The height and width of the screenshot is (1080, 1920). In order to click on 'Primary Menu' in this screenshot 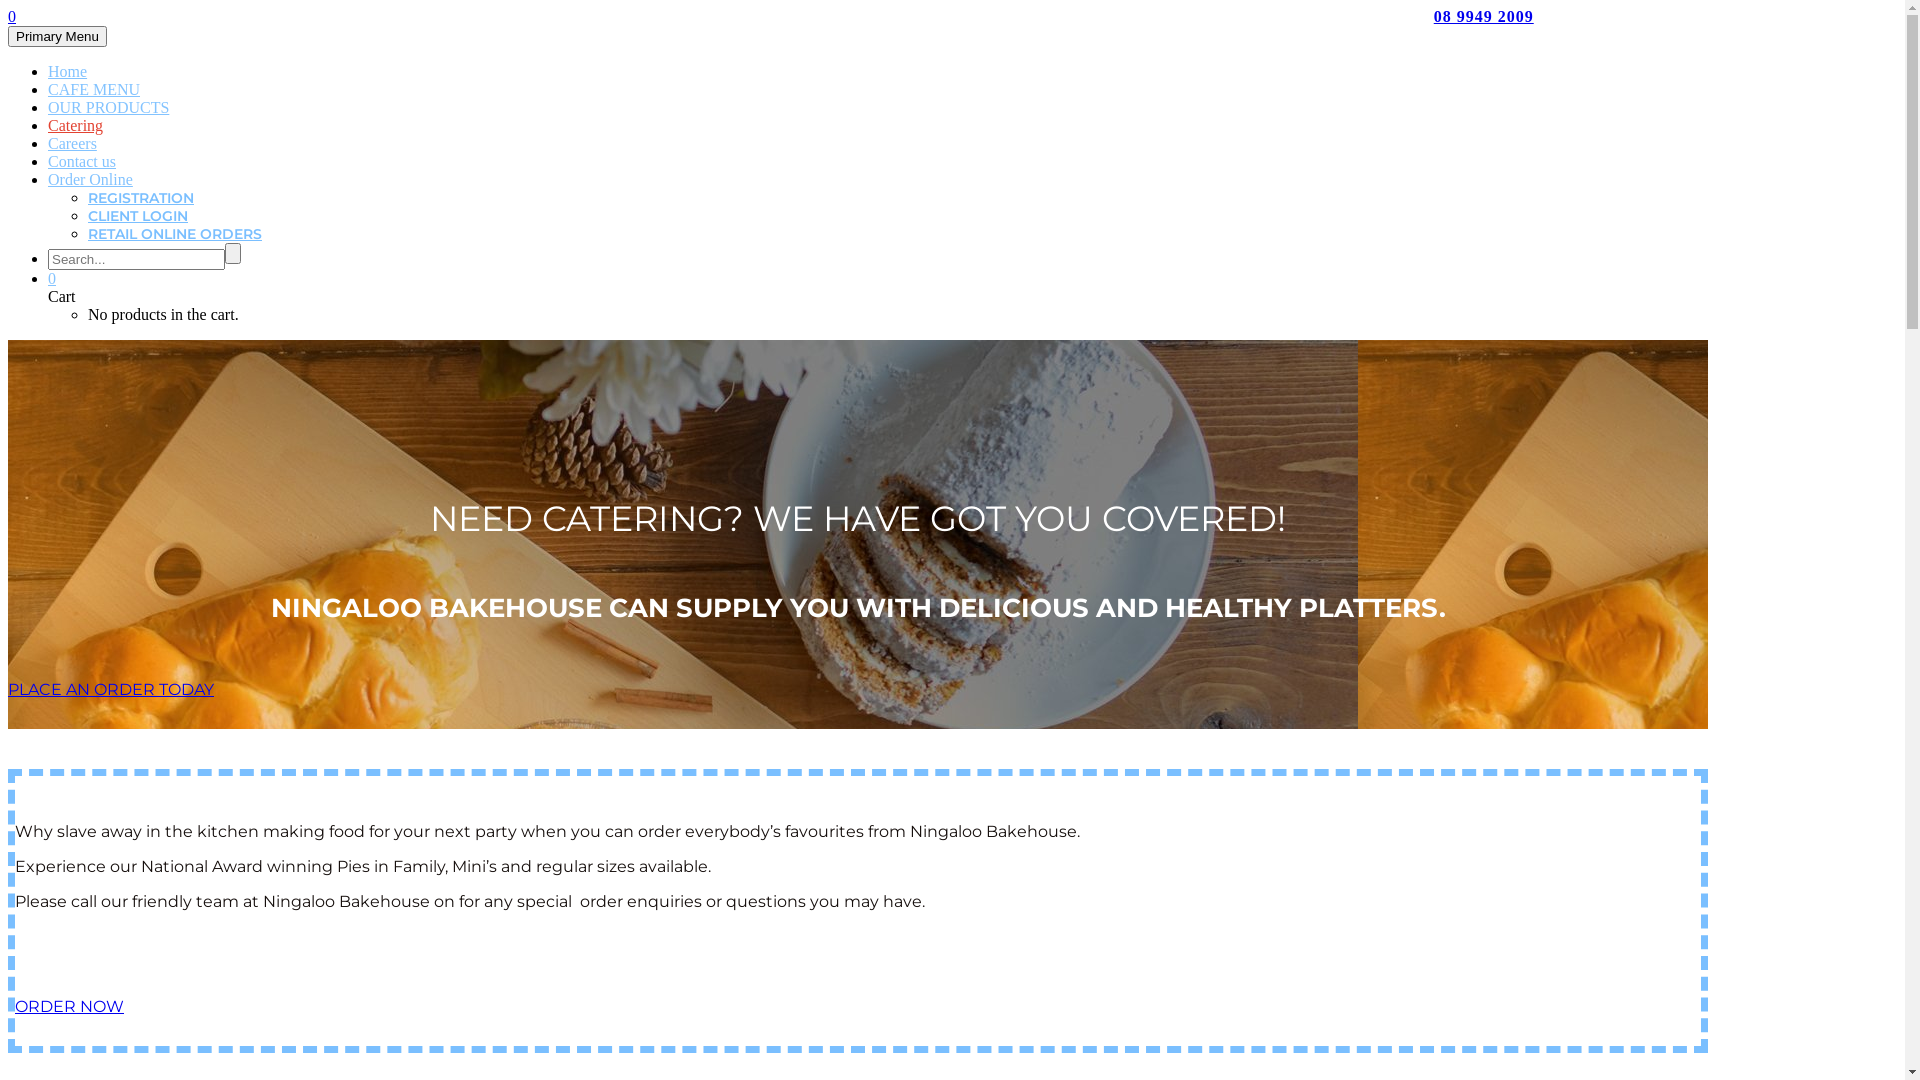, I will do `click(57, 36)`.